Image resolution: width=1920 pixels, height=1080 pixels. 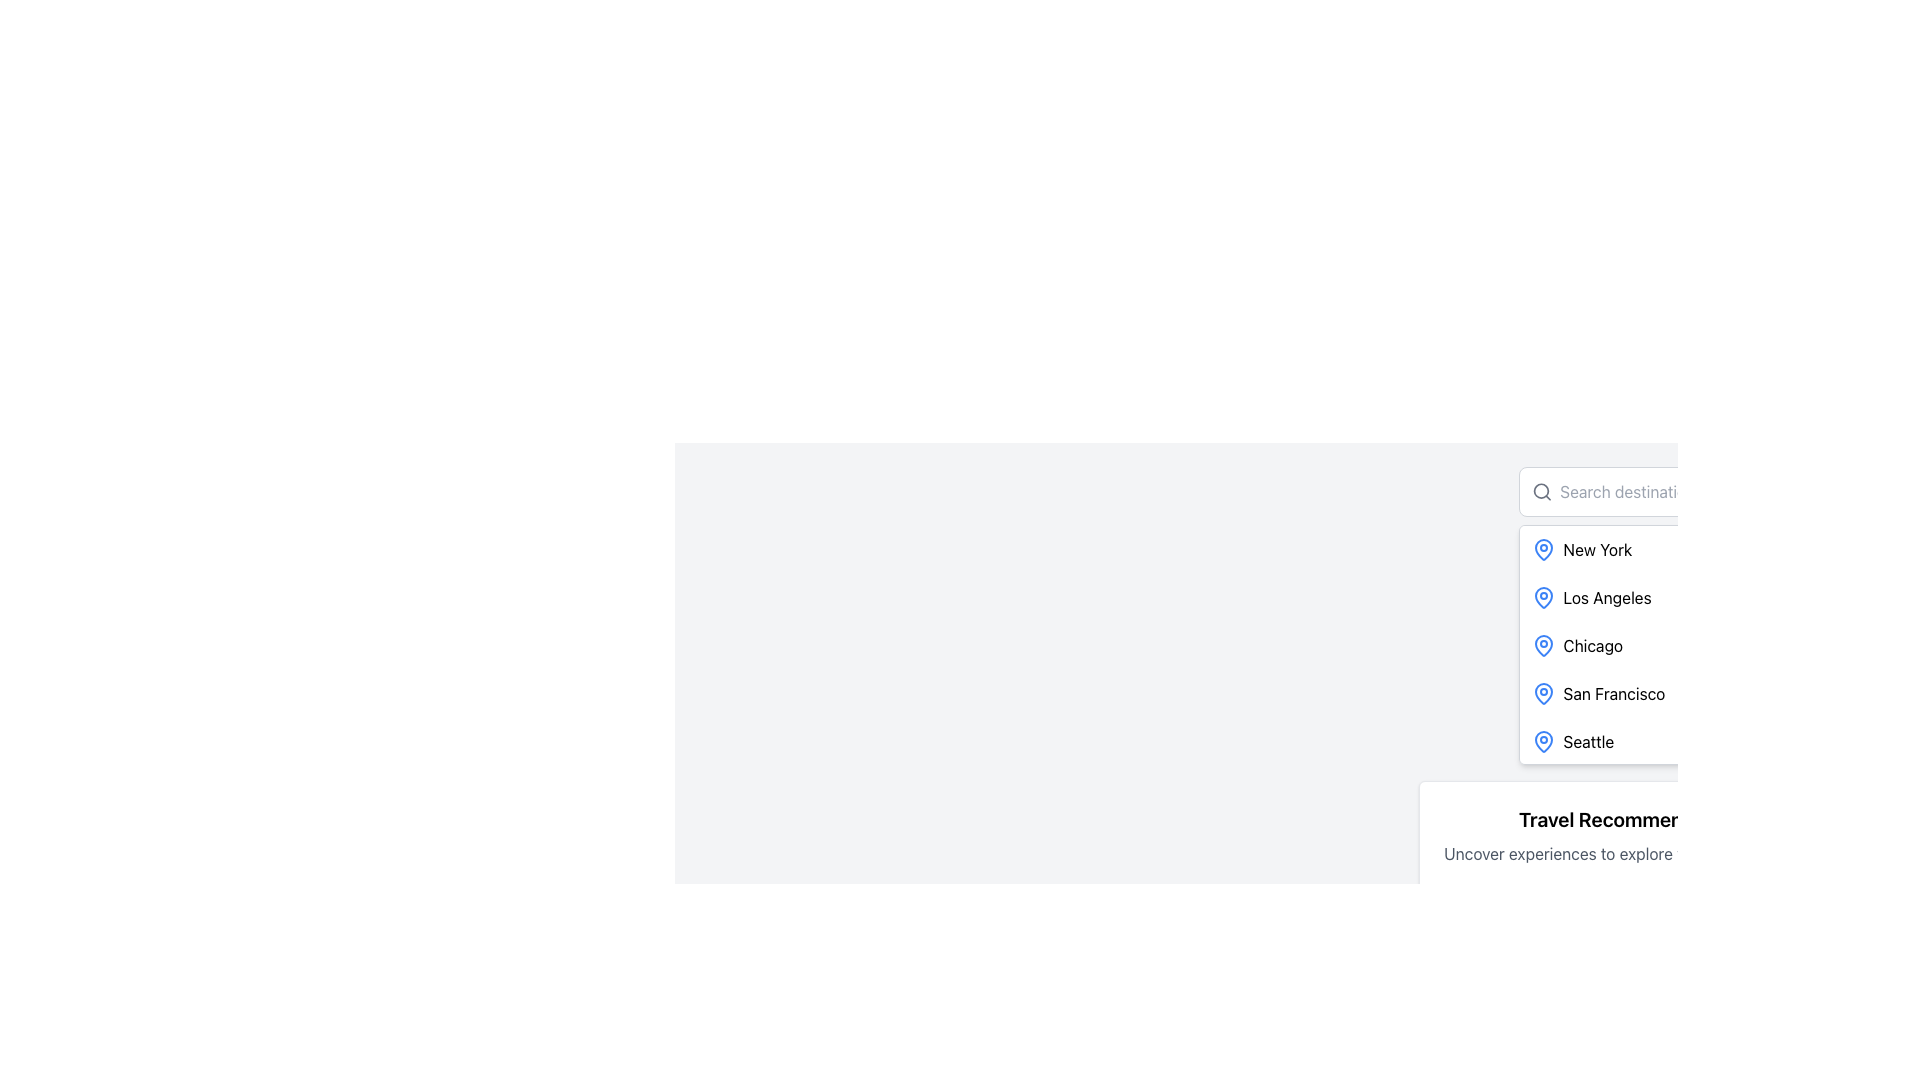 What do you see at coordinates (1635, 693) in the screenshot?
I see `the list item labeled 'San Francisco' with a blue location pin icon, which is the fourth item in a vertical list of location options` at bounding box center [1635, 693].